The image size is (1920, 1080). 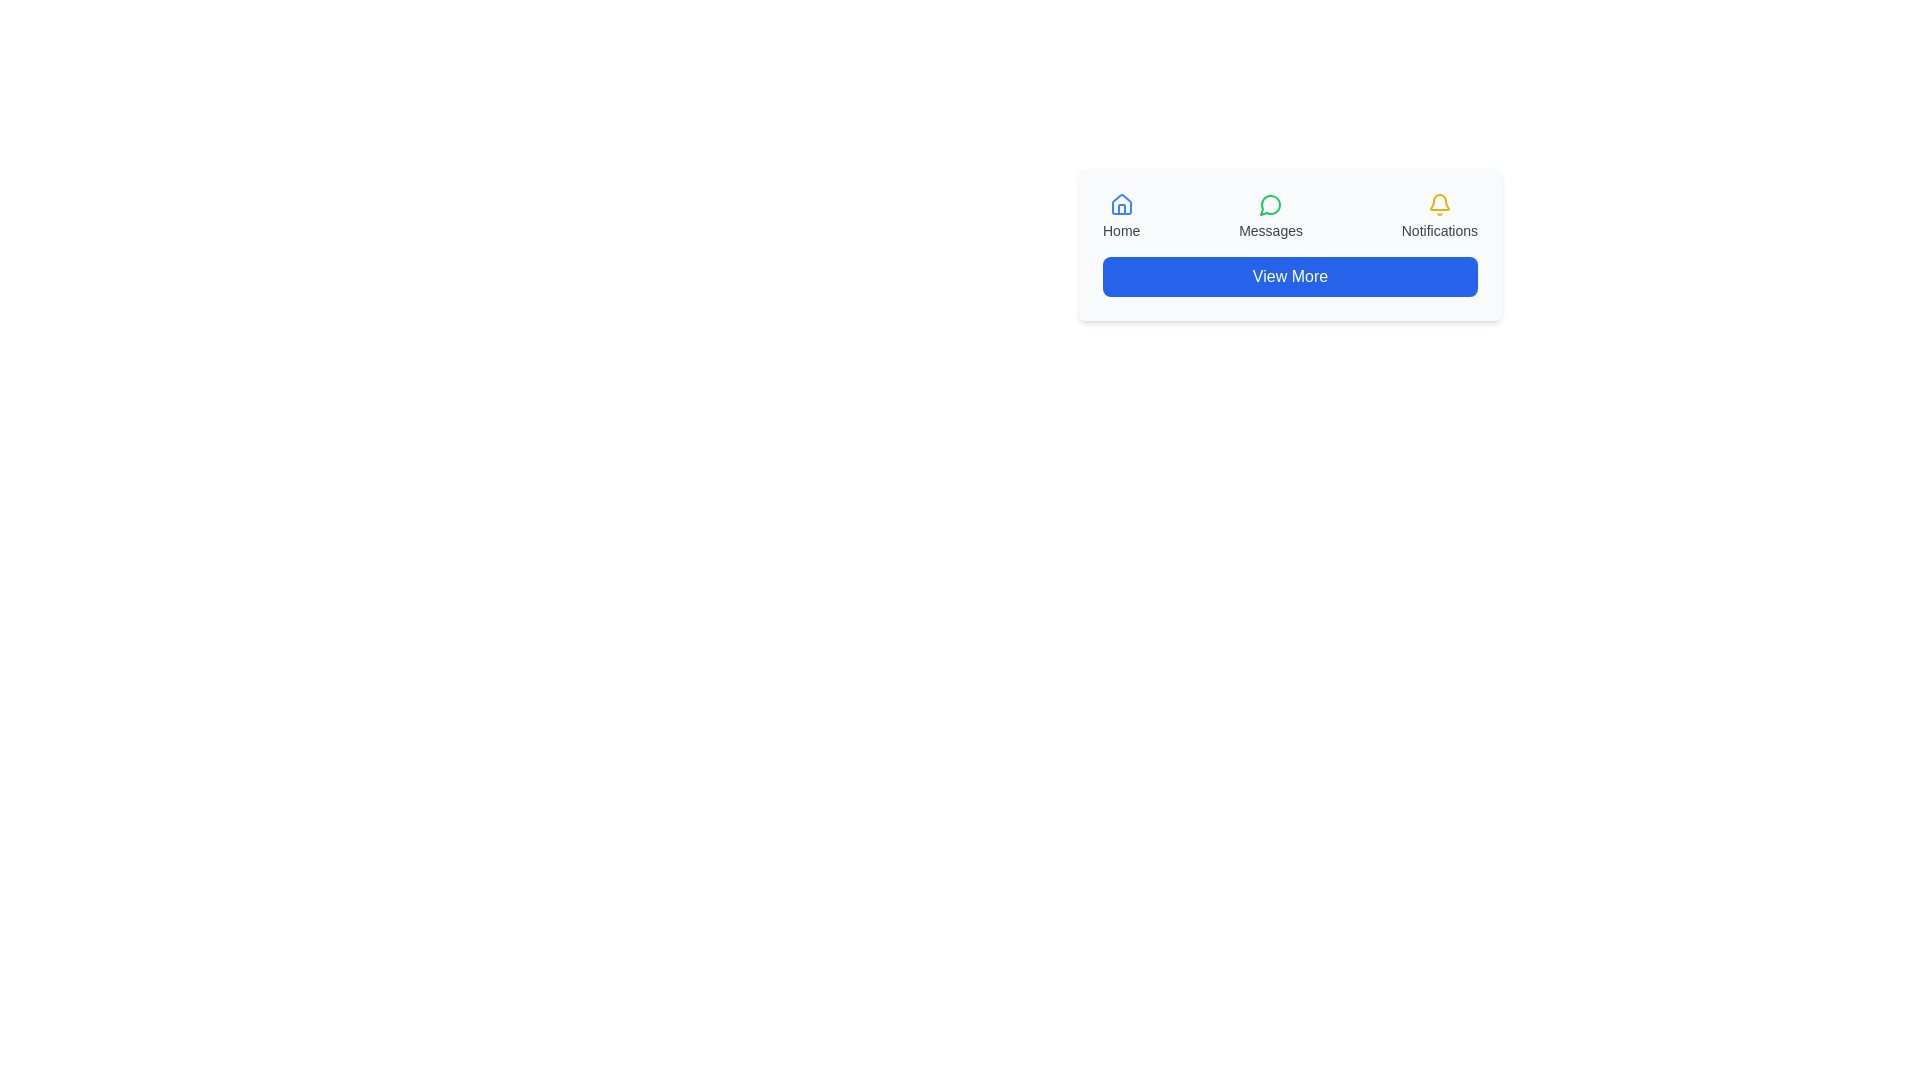 What do you see at coordinates (1438, 204) in the screenshot?
I see `the notification icon located in the top-right corner of the navigation bar` at bounding box center [1438, 204].